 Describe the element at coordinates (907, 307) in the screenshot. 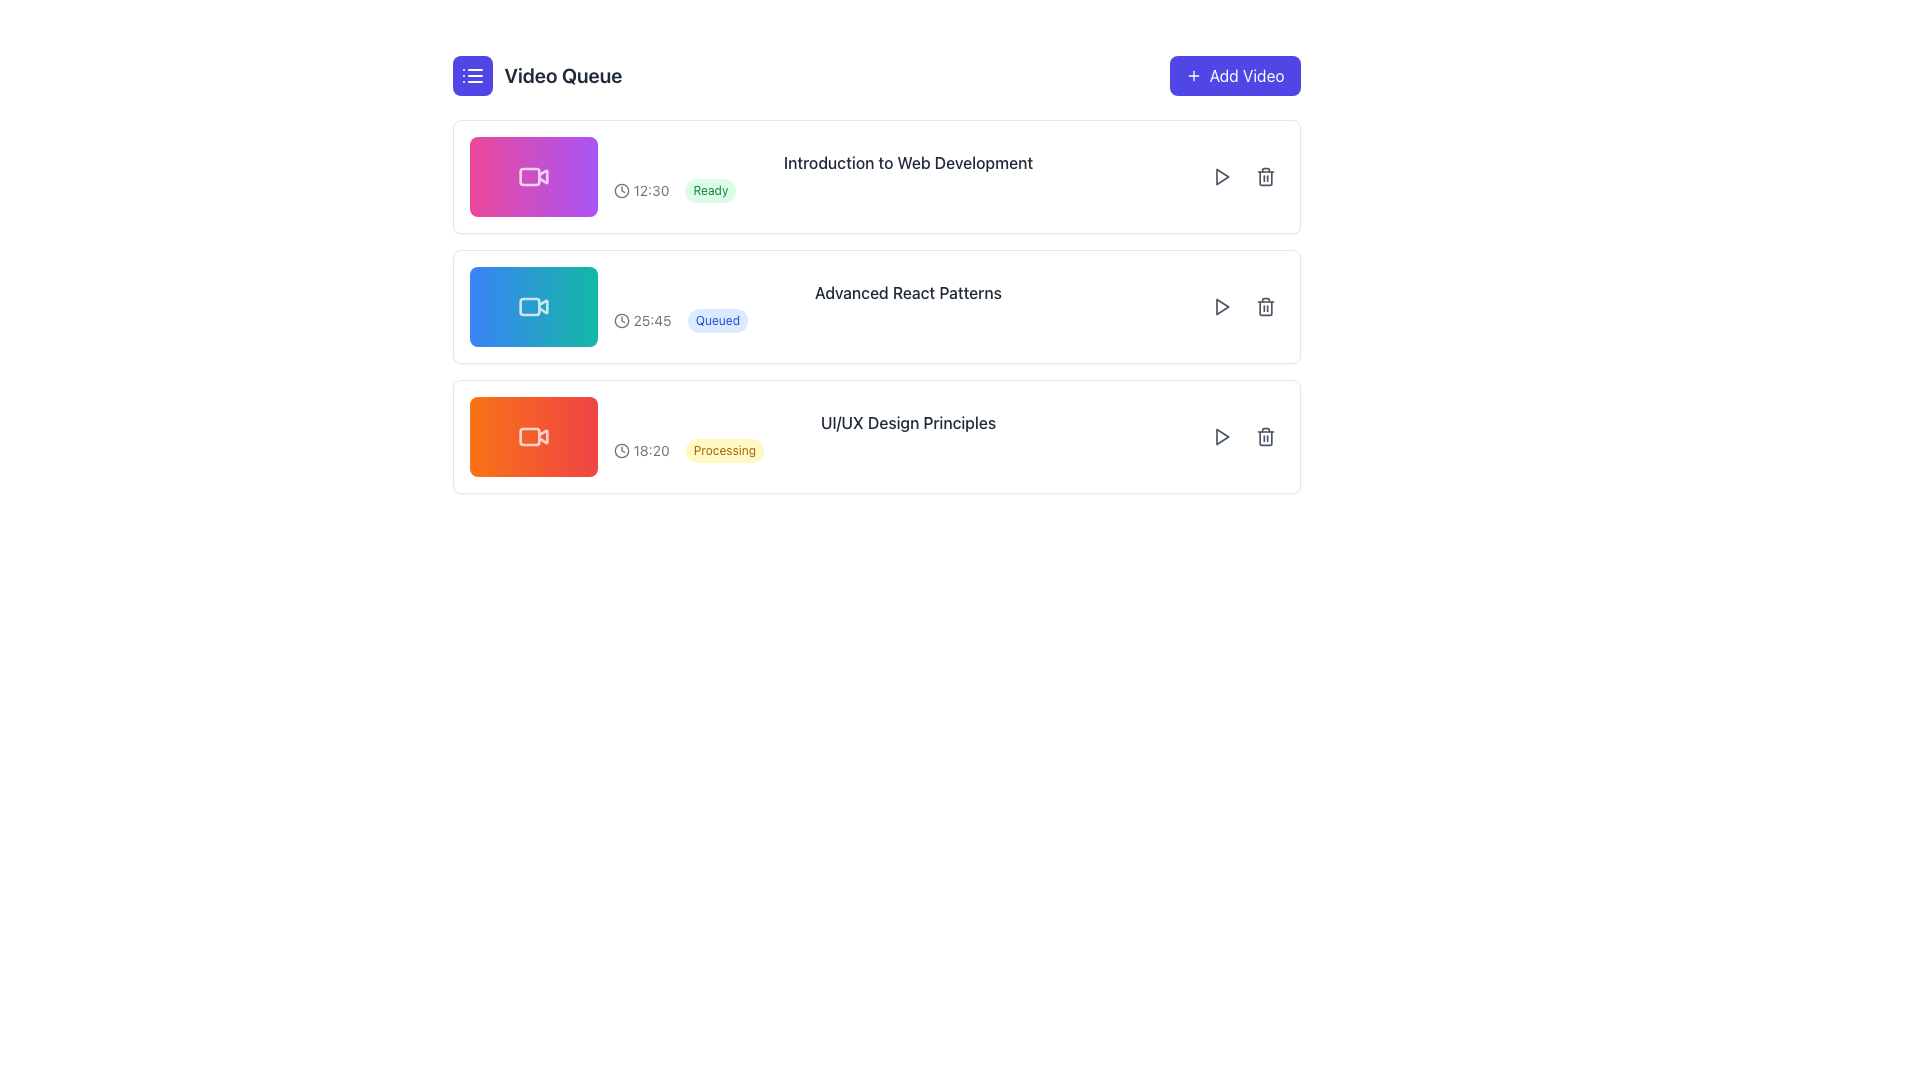

I see `the text label displaying 'Advanced React Patterns' with a status tag saying 'Queued' and a secondary section showing '25:45'. This element is located in the second row of the video queue list, to the right of a gradient tile with a video icon` at that location.